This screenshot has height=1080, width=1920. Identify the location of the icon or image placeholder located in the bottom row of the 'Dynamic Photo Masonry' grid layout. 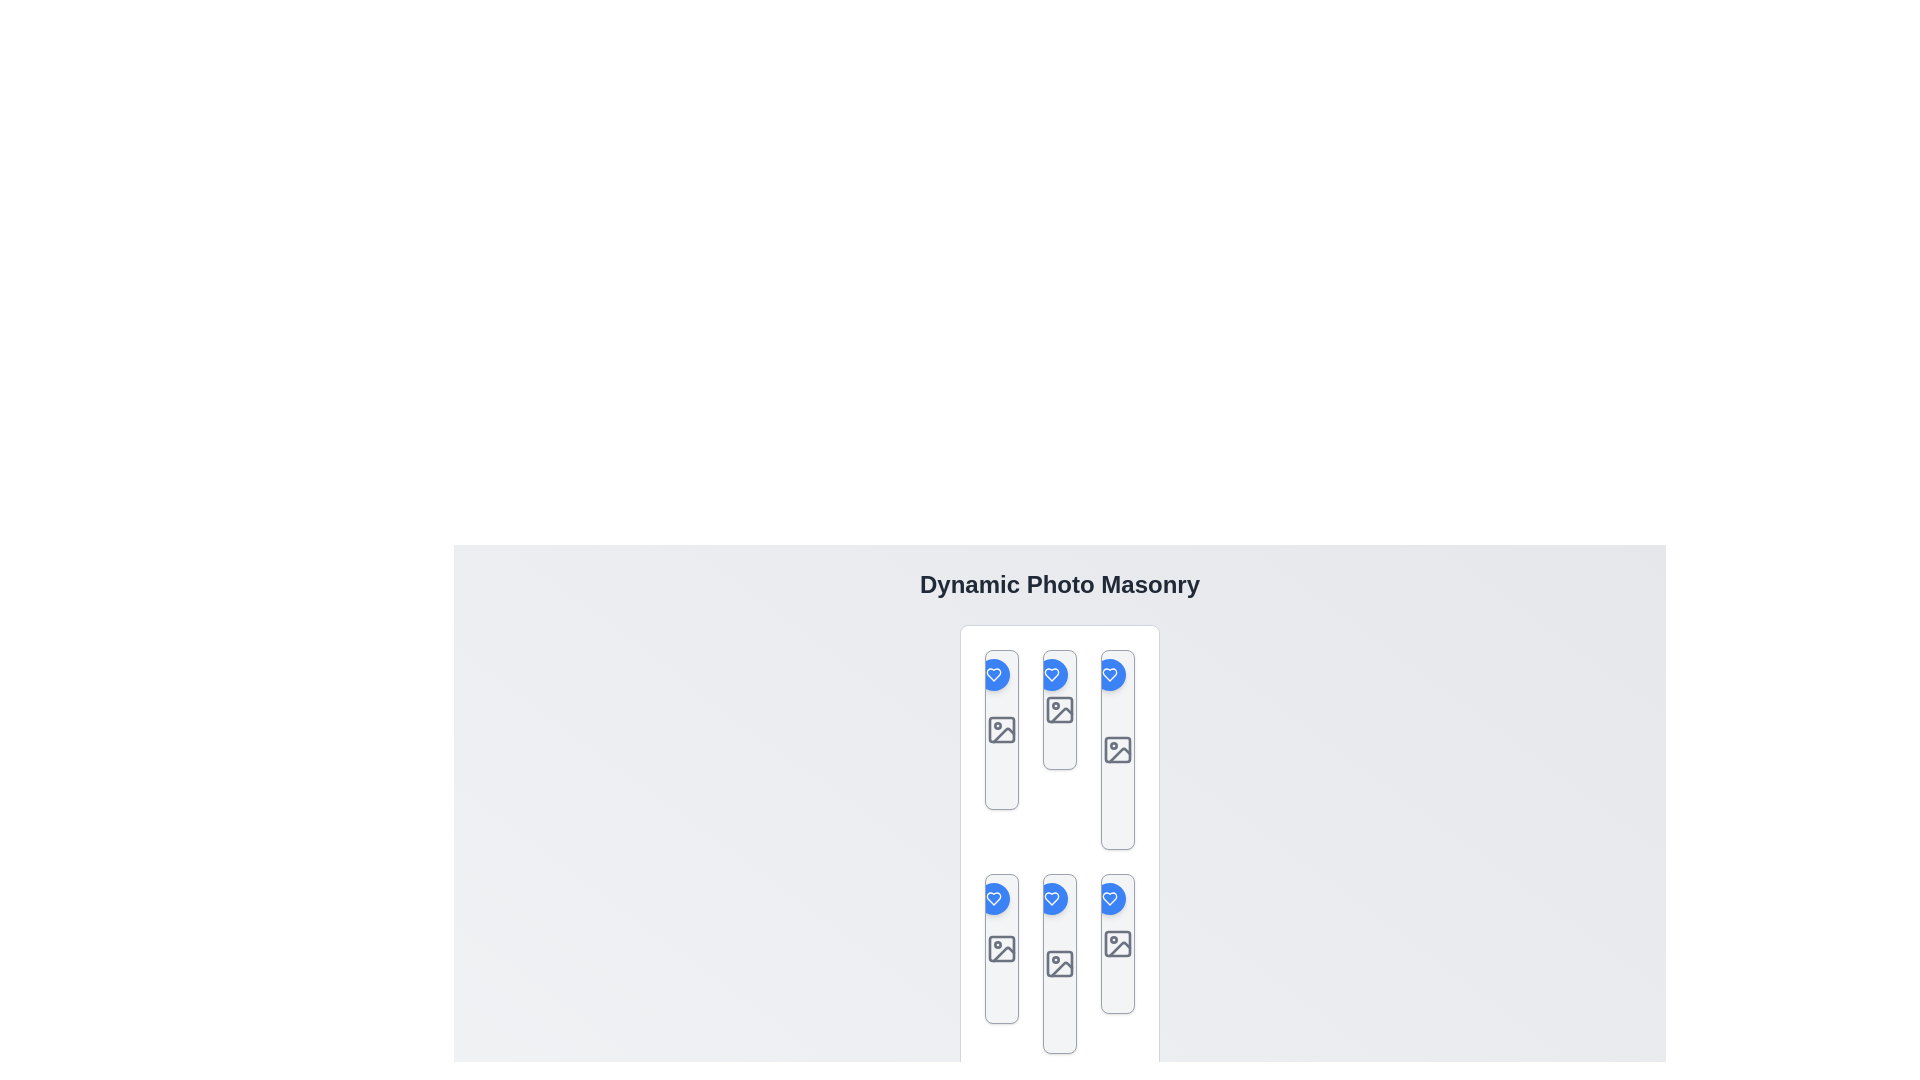
(1059, 963).